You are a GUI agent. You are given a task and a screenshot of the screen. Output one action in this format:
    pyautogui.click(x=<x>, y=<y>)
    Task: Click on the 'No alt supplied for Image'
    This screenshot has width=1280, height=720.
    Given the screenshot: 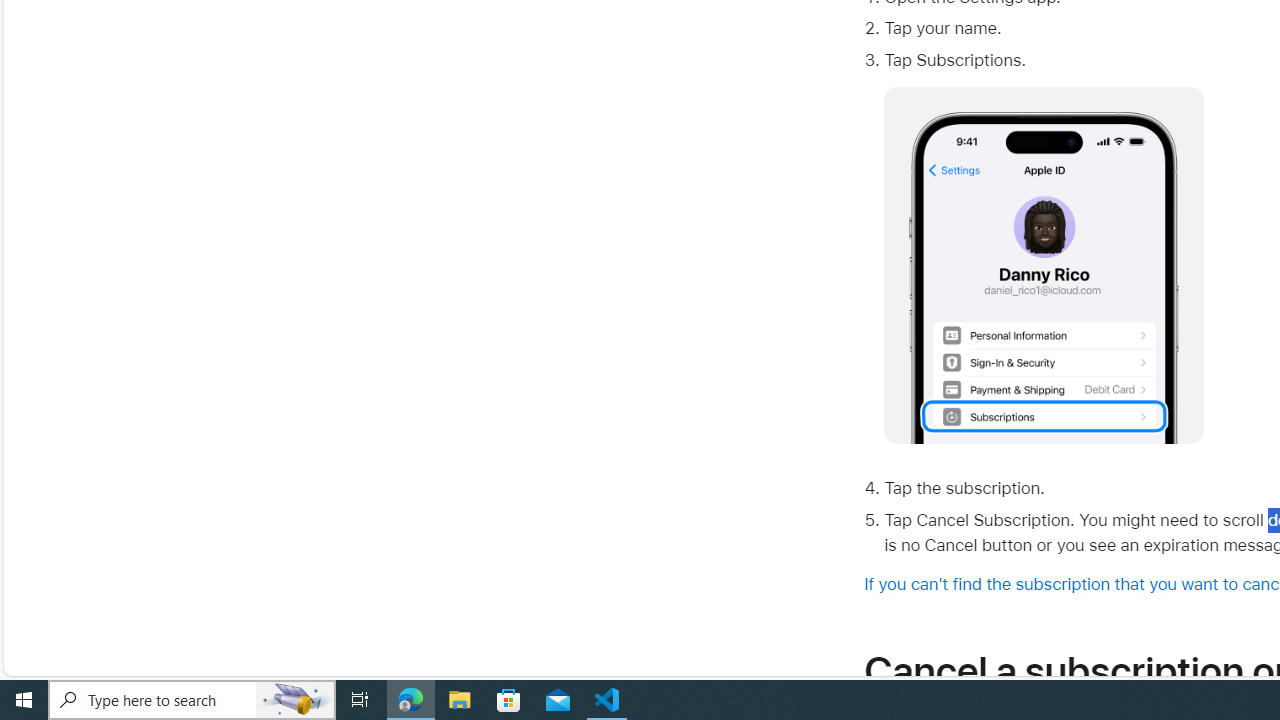 What is the action you would take?
    pyautogui.click(x=1043, y=265)
    